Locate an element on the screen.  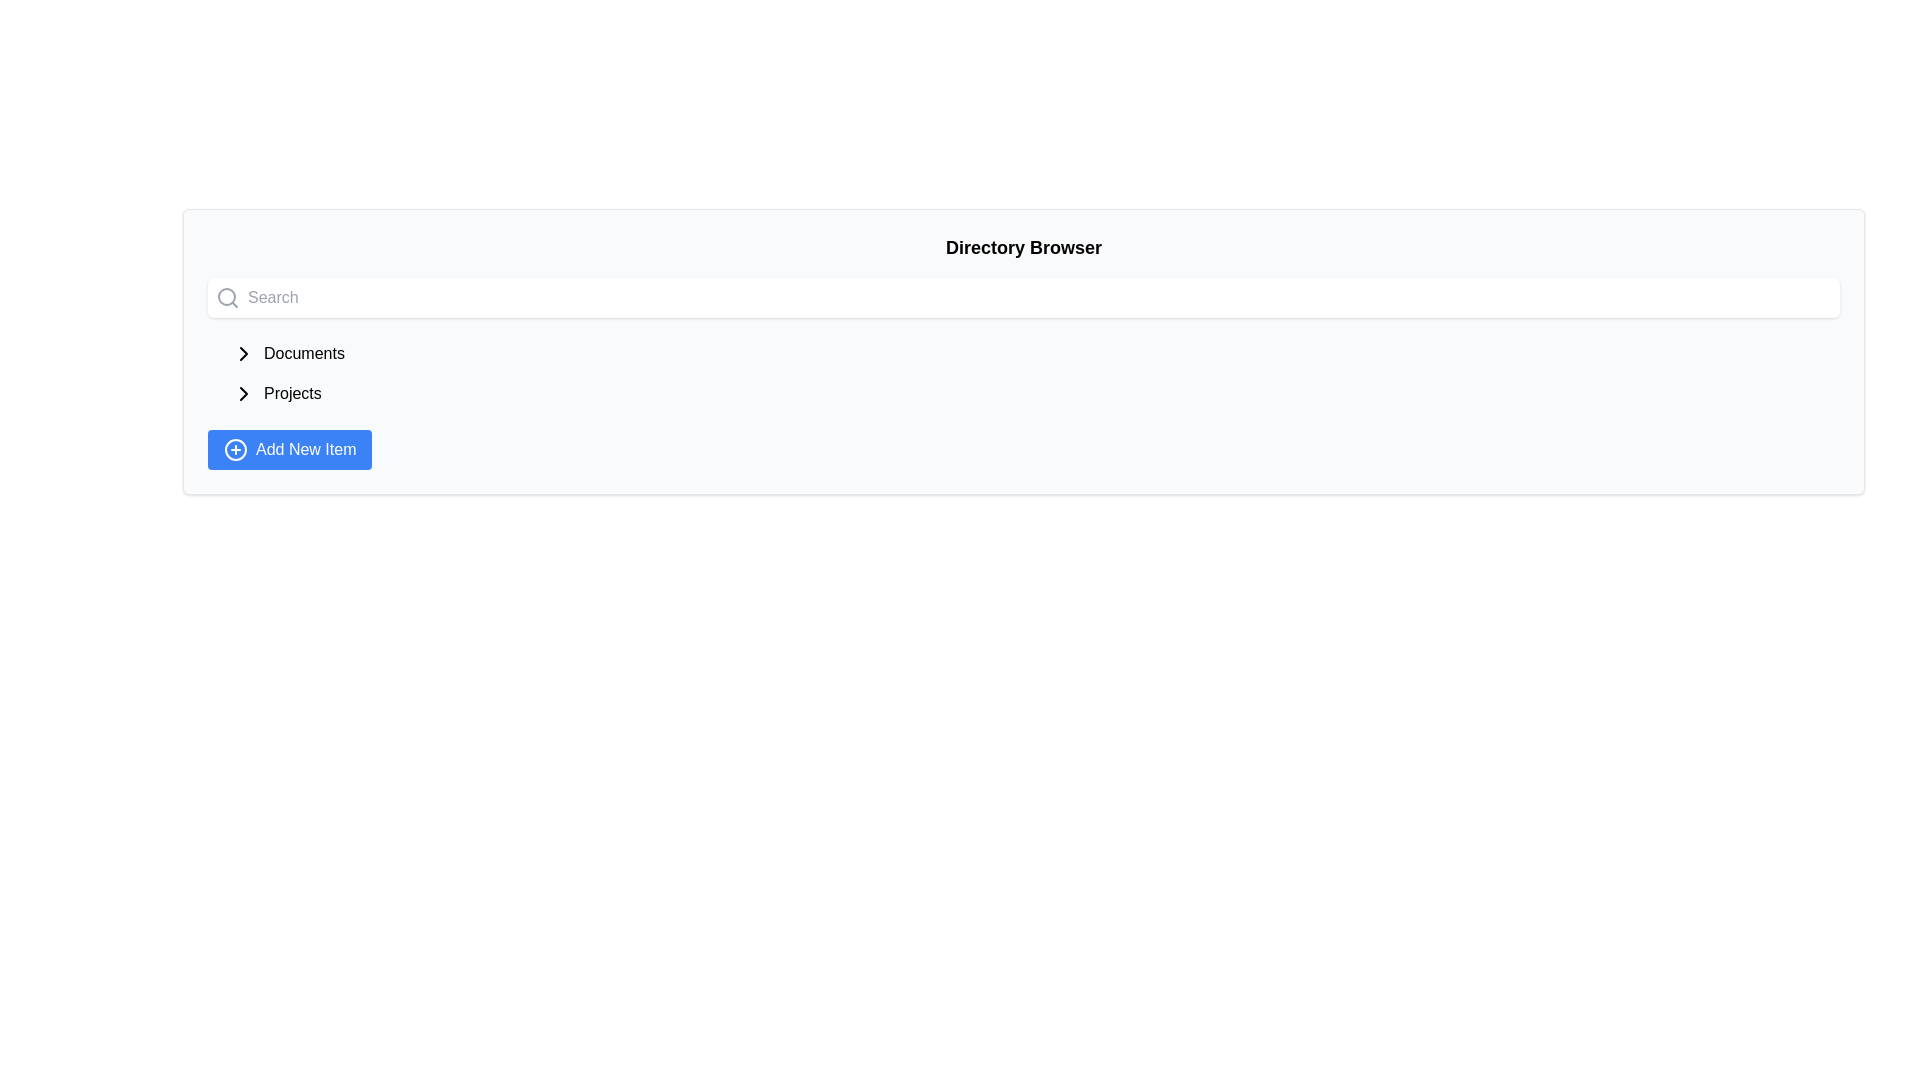
the 'Add New Item' interactive button, which is a blue rectangular button with white text and a plus icon, to change its color is located at coordinates (289, 450).